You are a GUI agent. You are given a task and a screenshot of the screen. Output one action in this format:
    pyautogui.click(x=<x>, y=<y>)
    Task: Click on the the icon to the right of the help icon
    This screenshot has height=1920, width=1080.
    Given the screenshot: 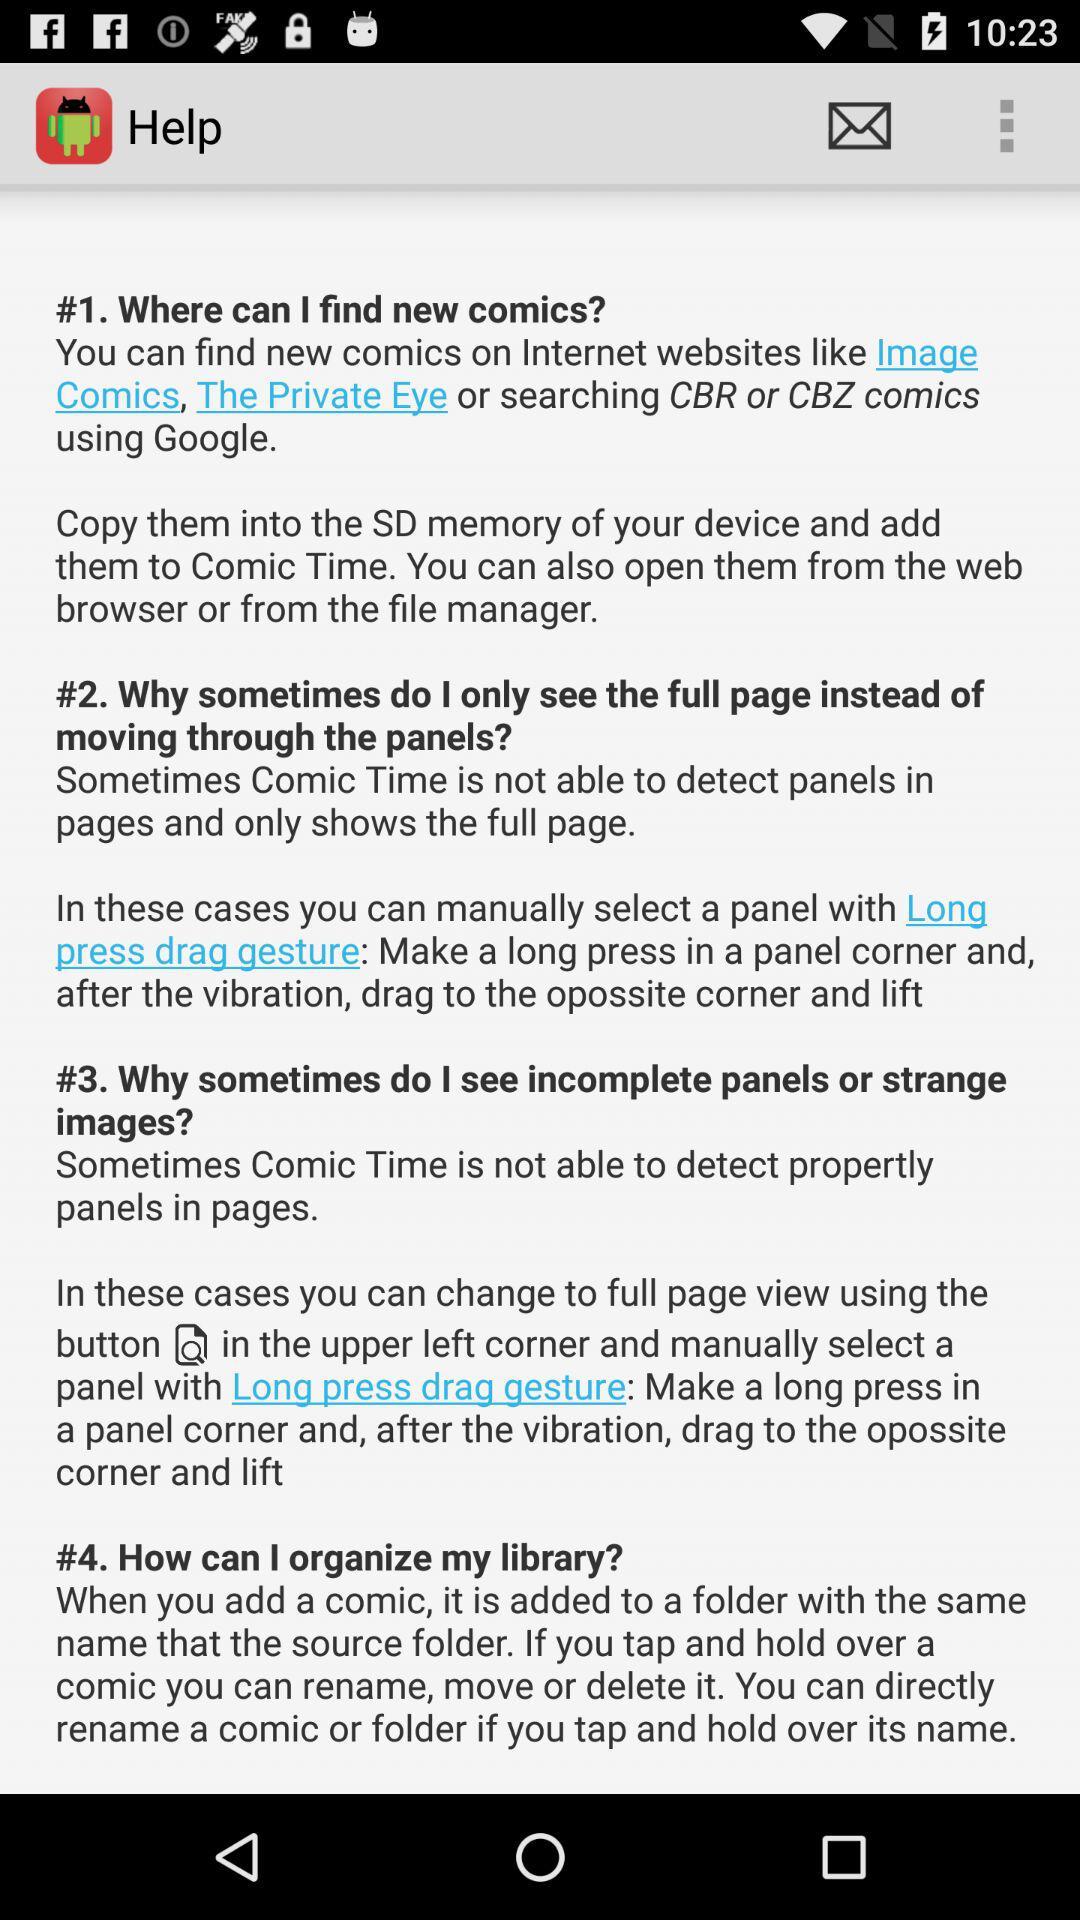 What is the action you would take?
    pyautogui.click(x=858, y=124)
    